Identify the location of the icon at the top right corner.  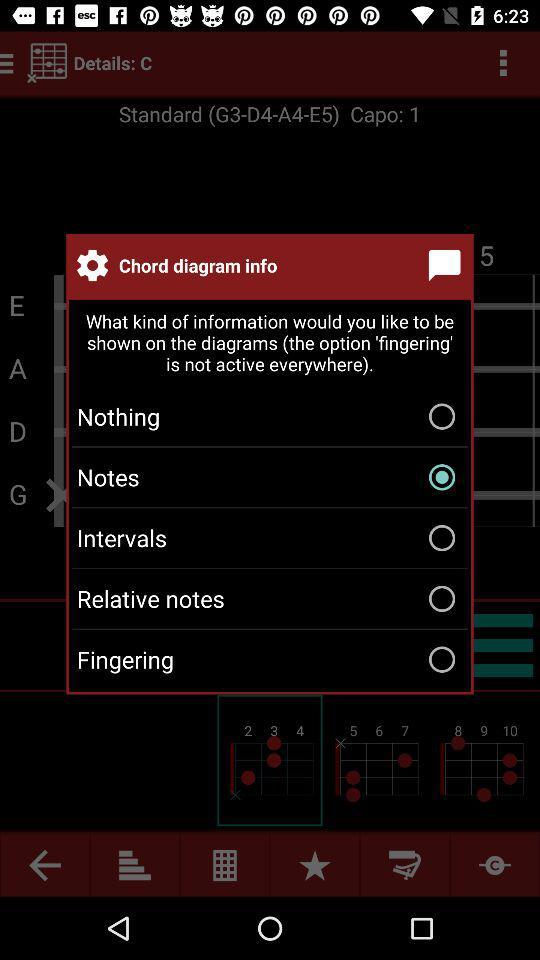
(448, 264).